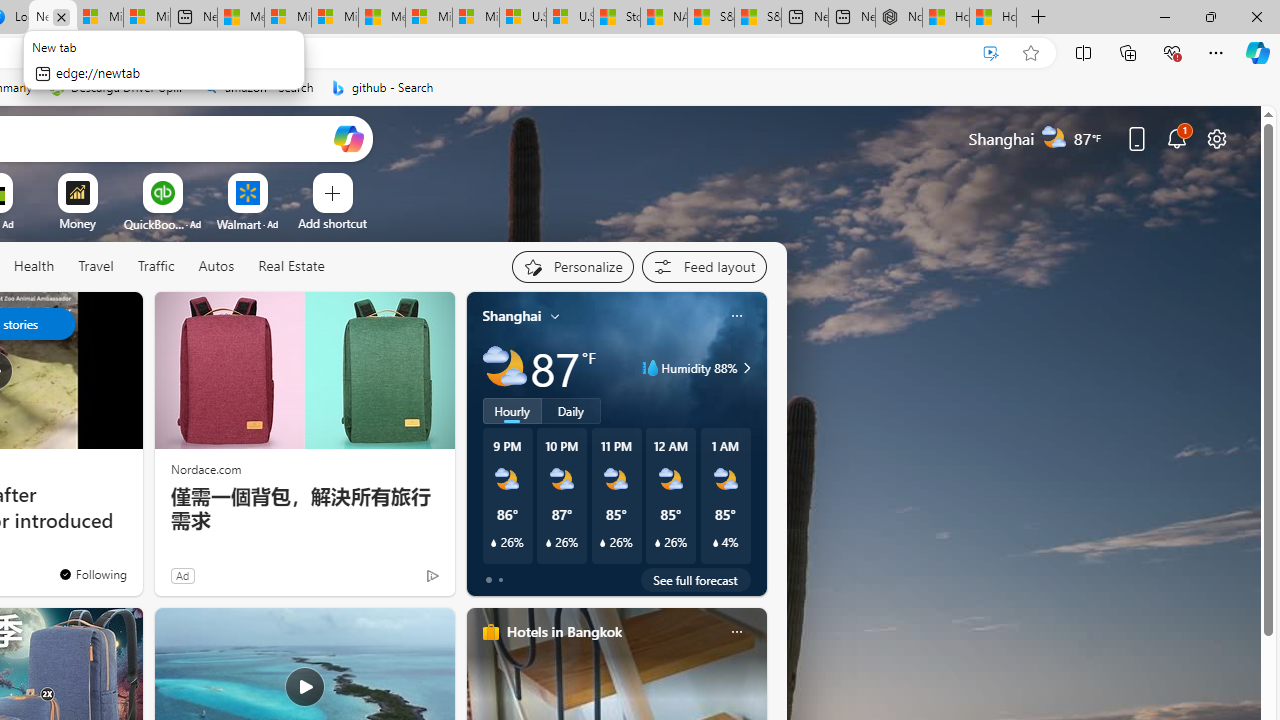 Image resolution: width=1280 pixels, height=720 pixels. What do you see at coordinates (257, 87) in the screenshot?
I see `'amazon - Search'` at bounding box center [257, 87].